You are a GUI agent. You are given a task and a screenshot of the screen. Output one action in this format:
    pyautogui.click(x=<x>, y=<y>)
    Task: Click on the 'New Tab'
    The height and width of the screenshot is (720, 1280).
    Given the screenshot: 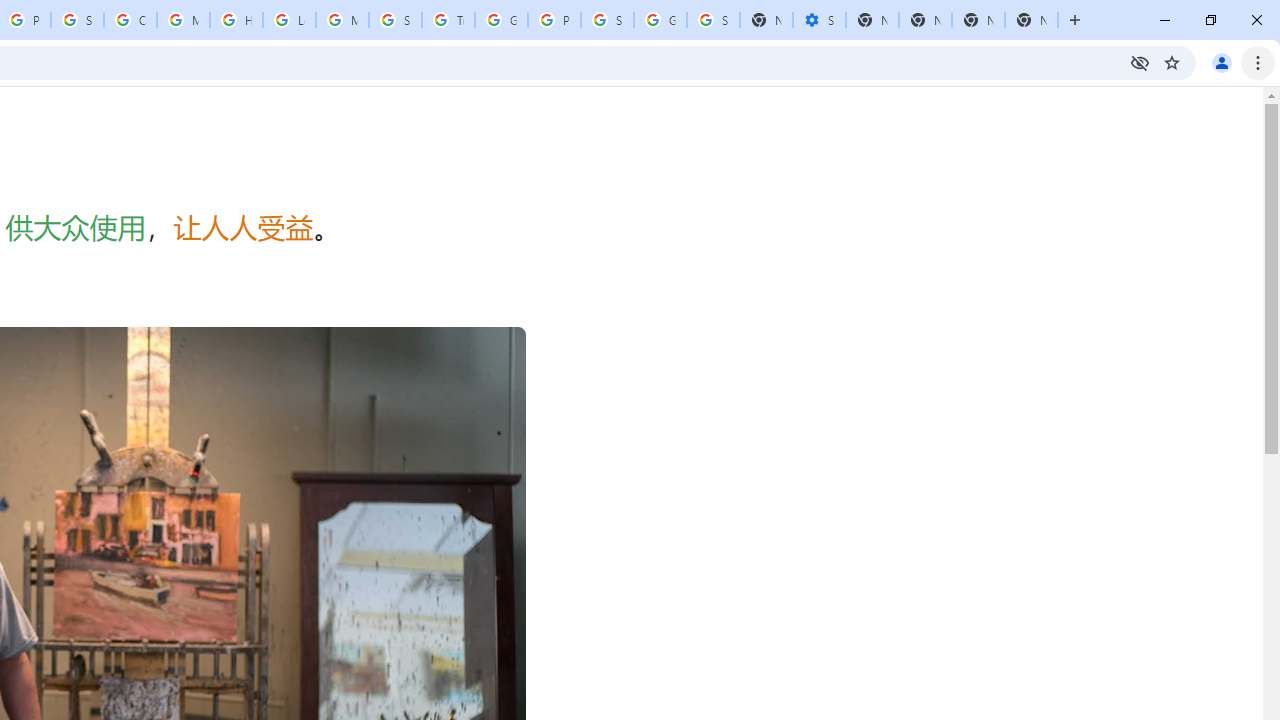 What is the action you would take?
    pyautogui.click(x=1031, y=20)
    